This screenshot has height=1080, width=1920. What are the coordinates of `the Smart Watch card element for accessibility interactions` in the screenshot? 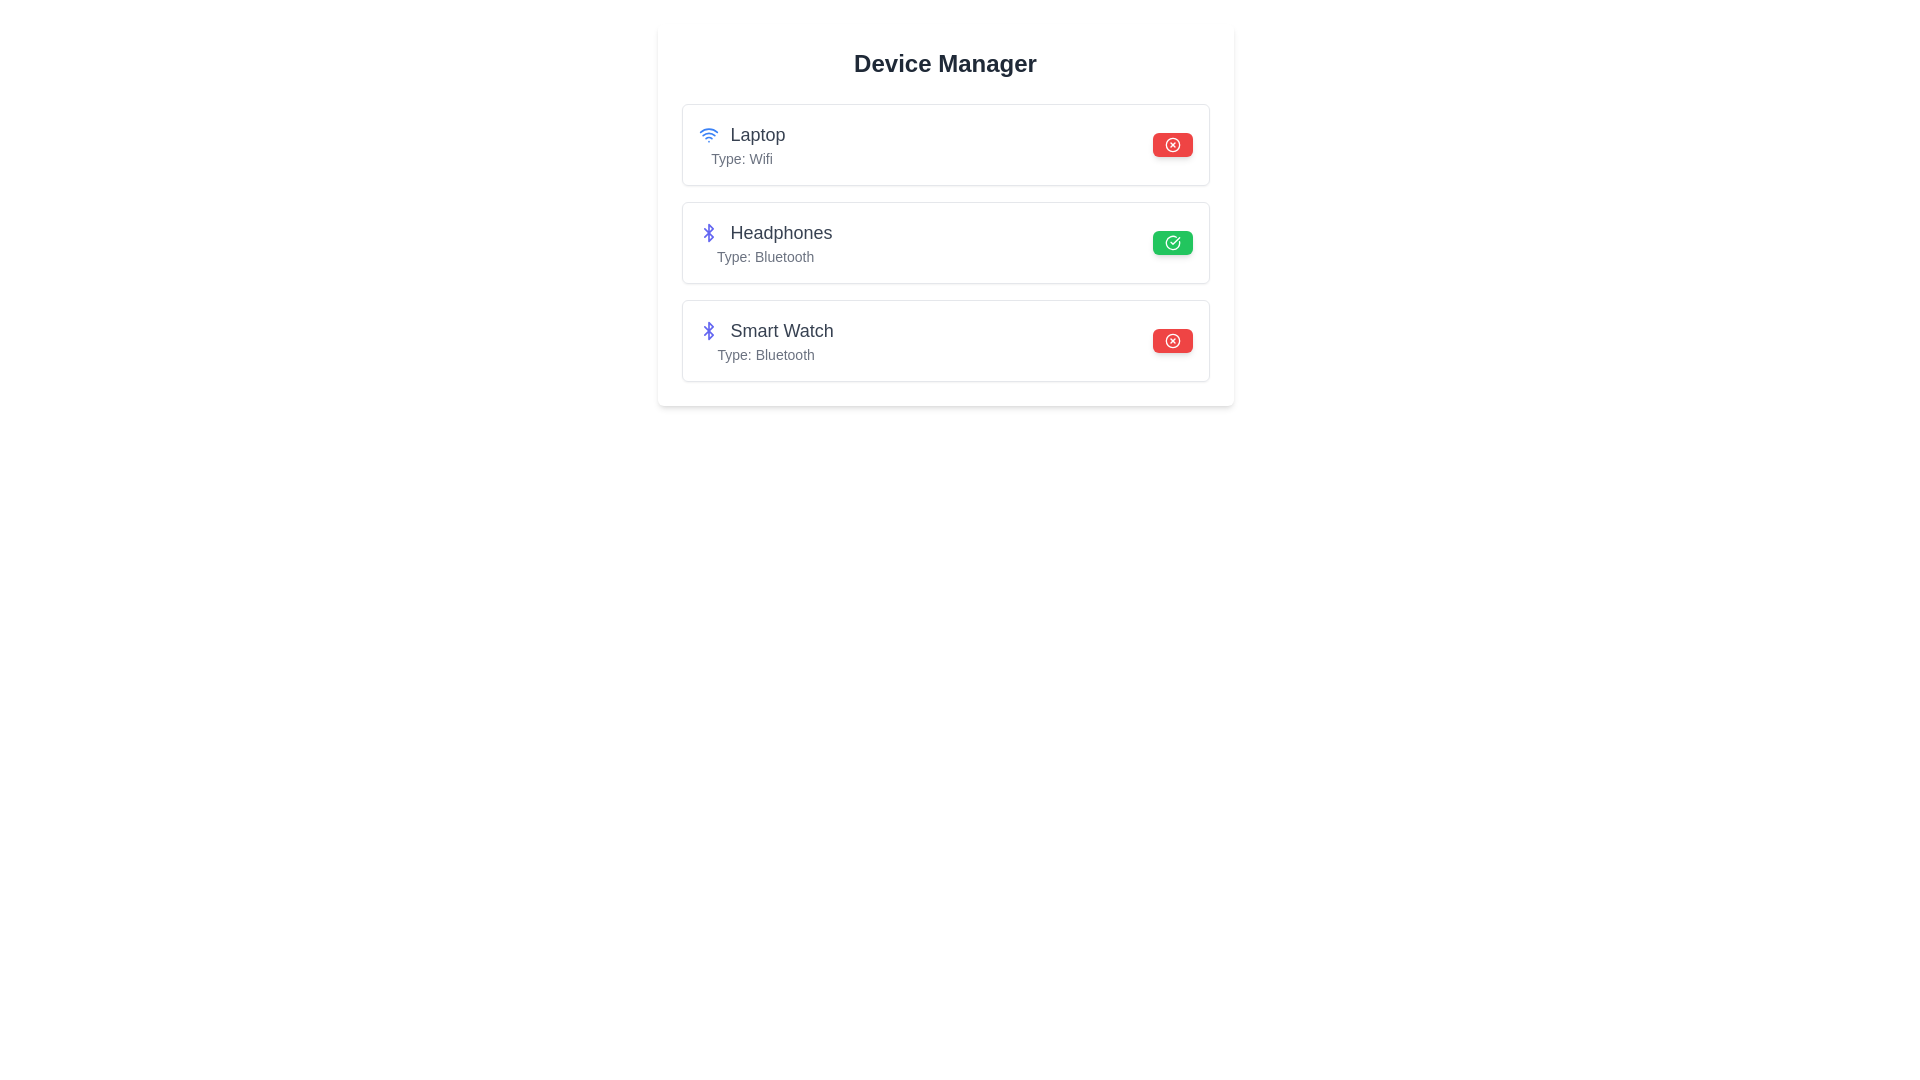 It's located at (944, 339).